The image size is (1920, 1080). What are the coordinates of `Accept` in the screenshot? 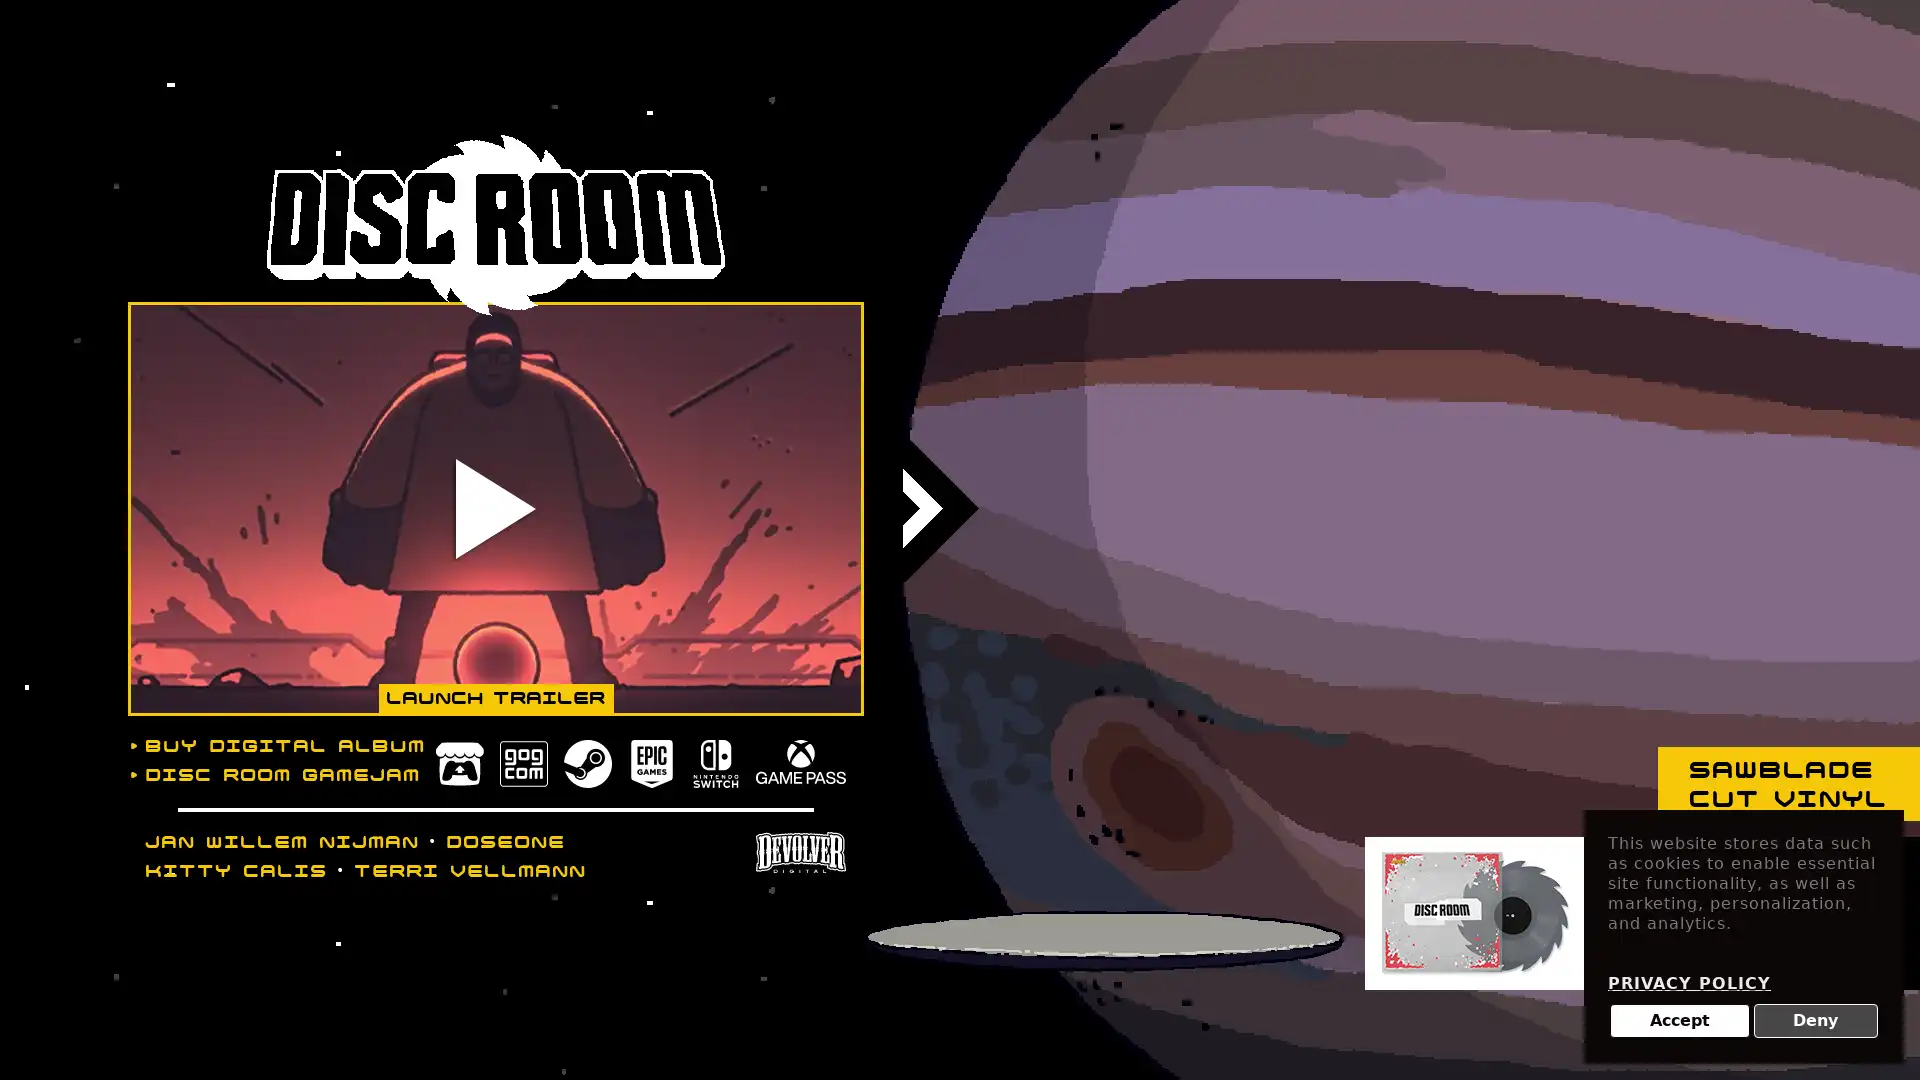 It's located at (1679, 1021).